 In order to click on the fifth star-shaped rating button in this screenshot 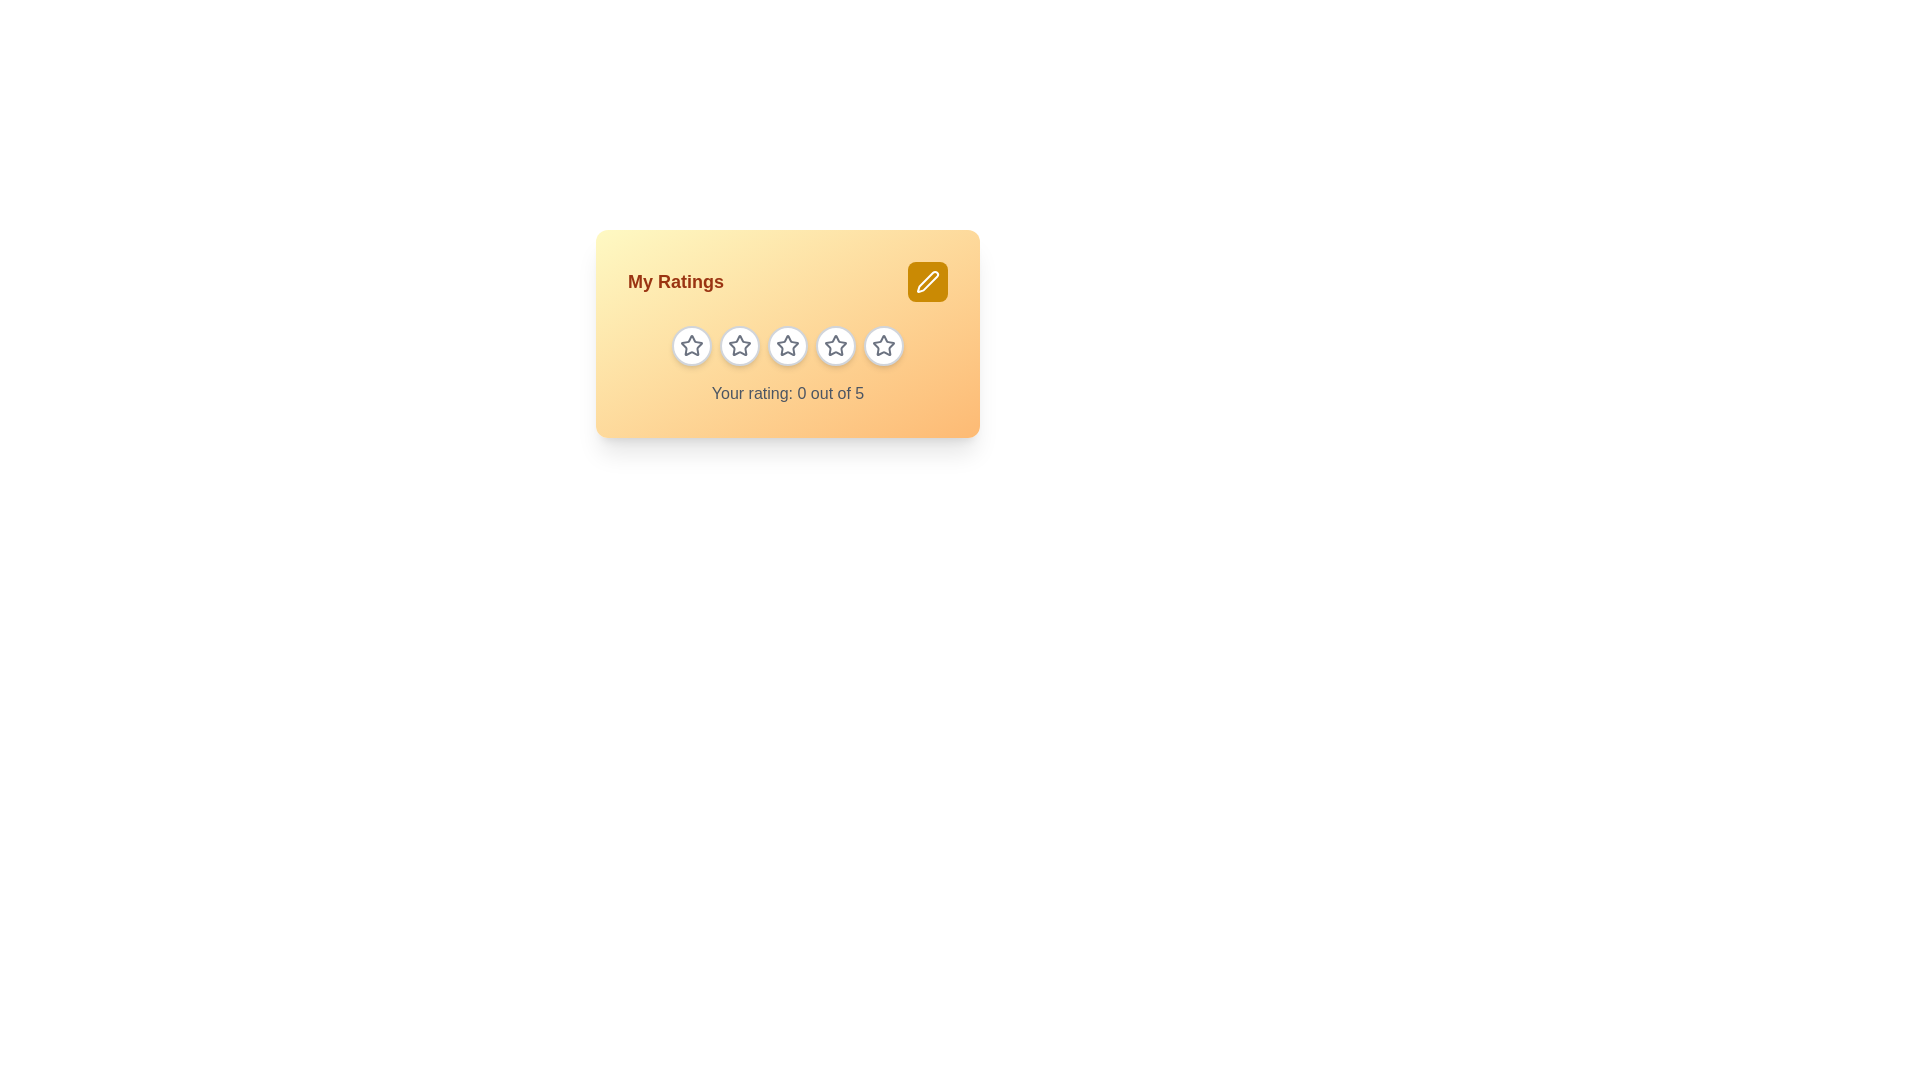, I will do `click(882, 345)`.